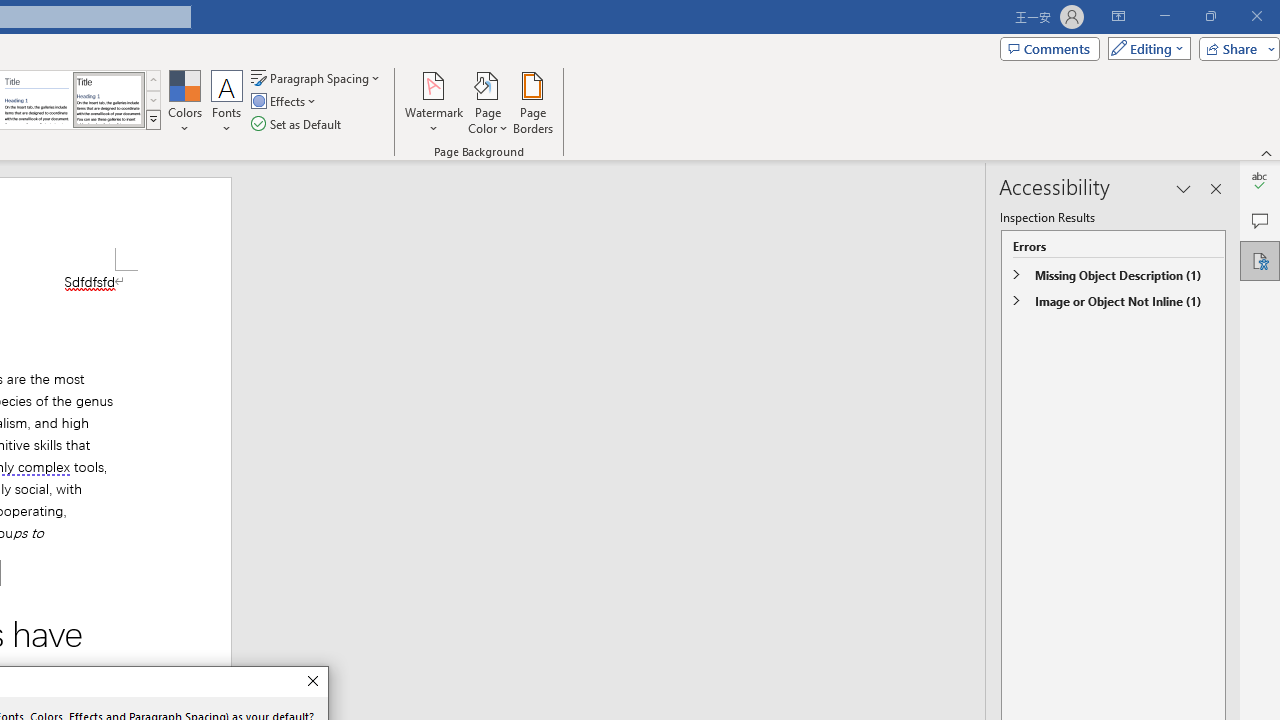  What do you see at coordinates (1144, 47) in the screenshot?
I see `'Editing'` at bounding box center [1144, 47].